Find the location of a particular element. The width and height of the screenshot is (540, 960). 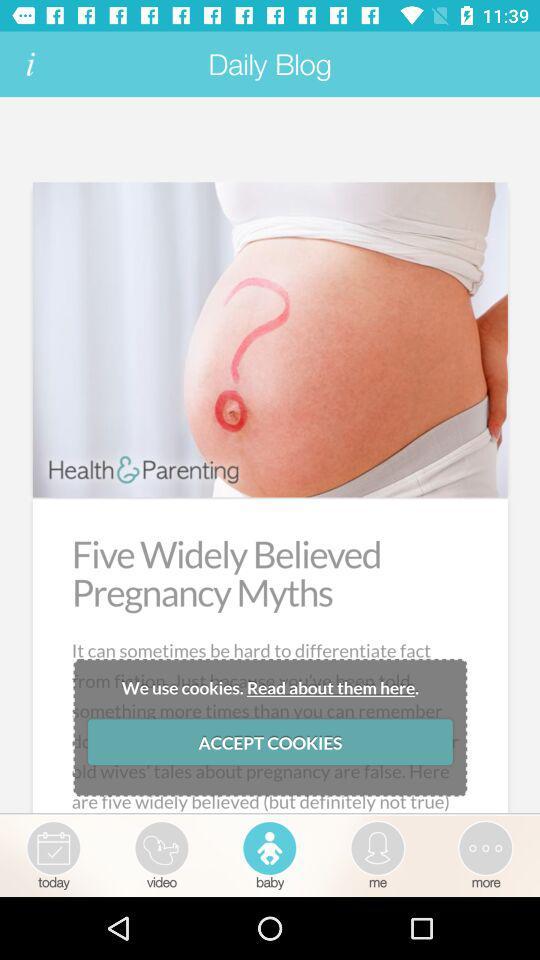

question simple is located at coordinates (270, 456).